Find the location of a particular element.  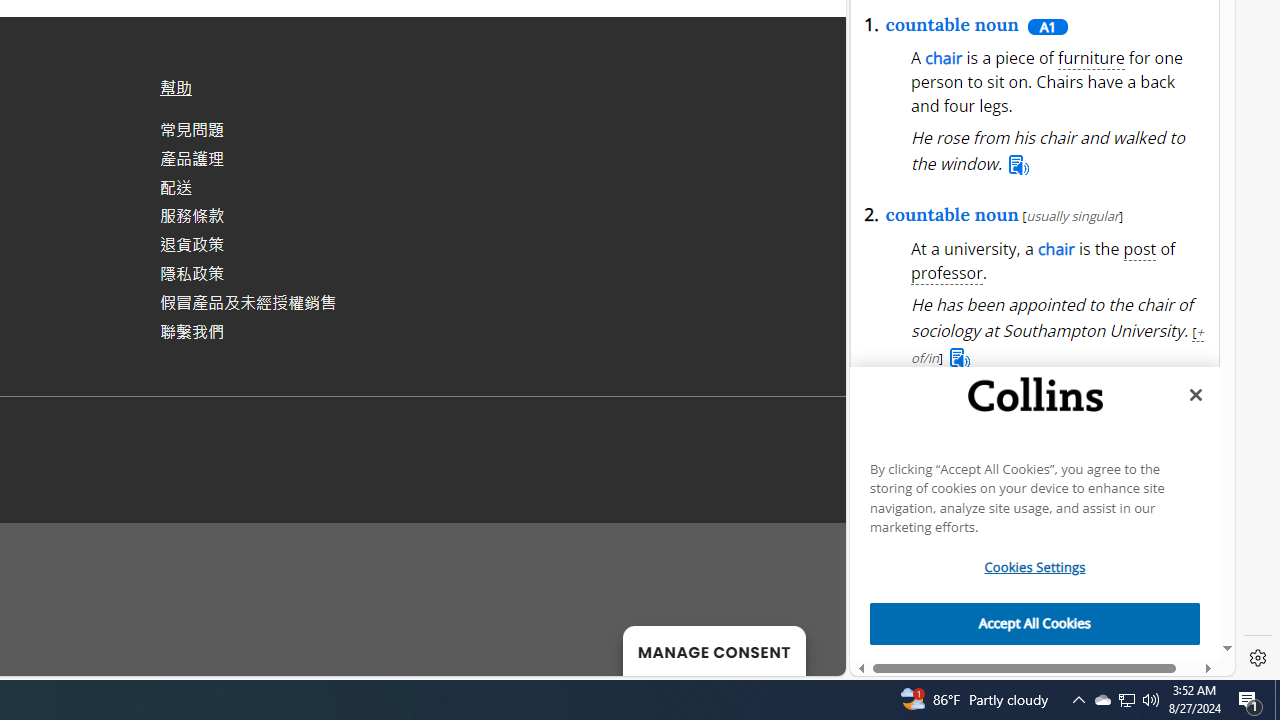

'A1' is located at coordinates (1046, 26).